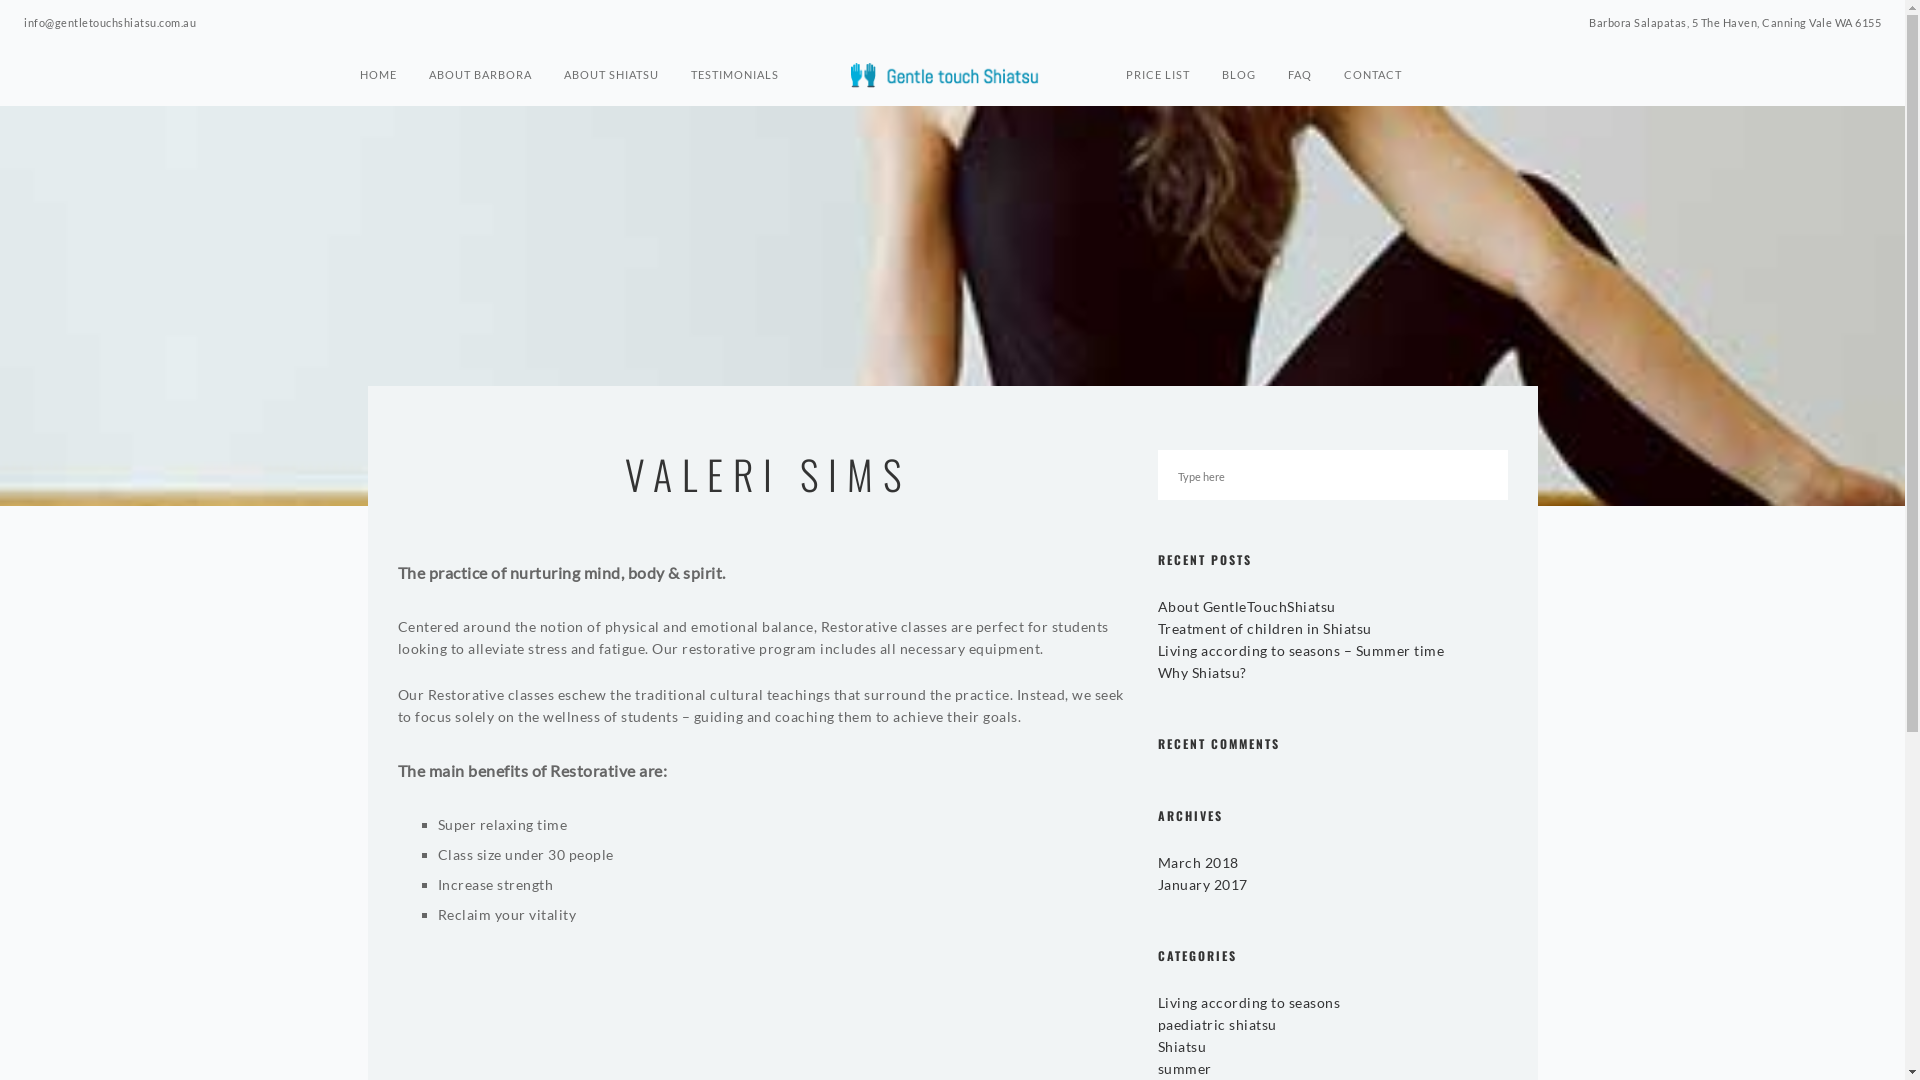  What do you see at coordinates (378, 75) in the screenshot?
I see `'HOME'` at bounding box center [378, 75].